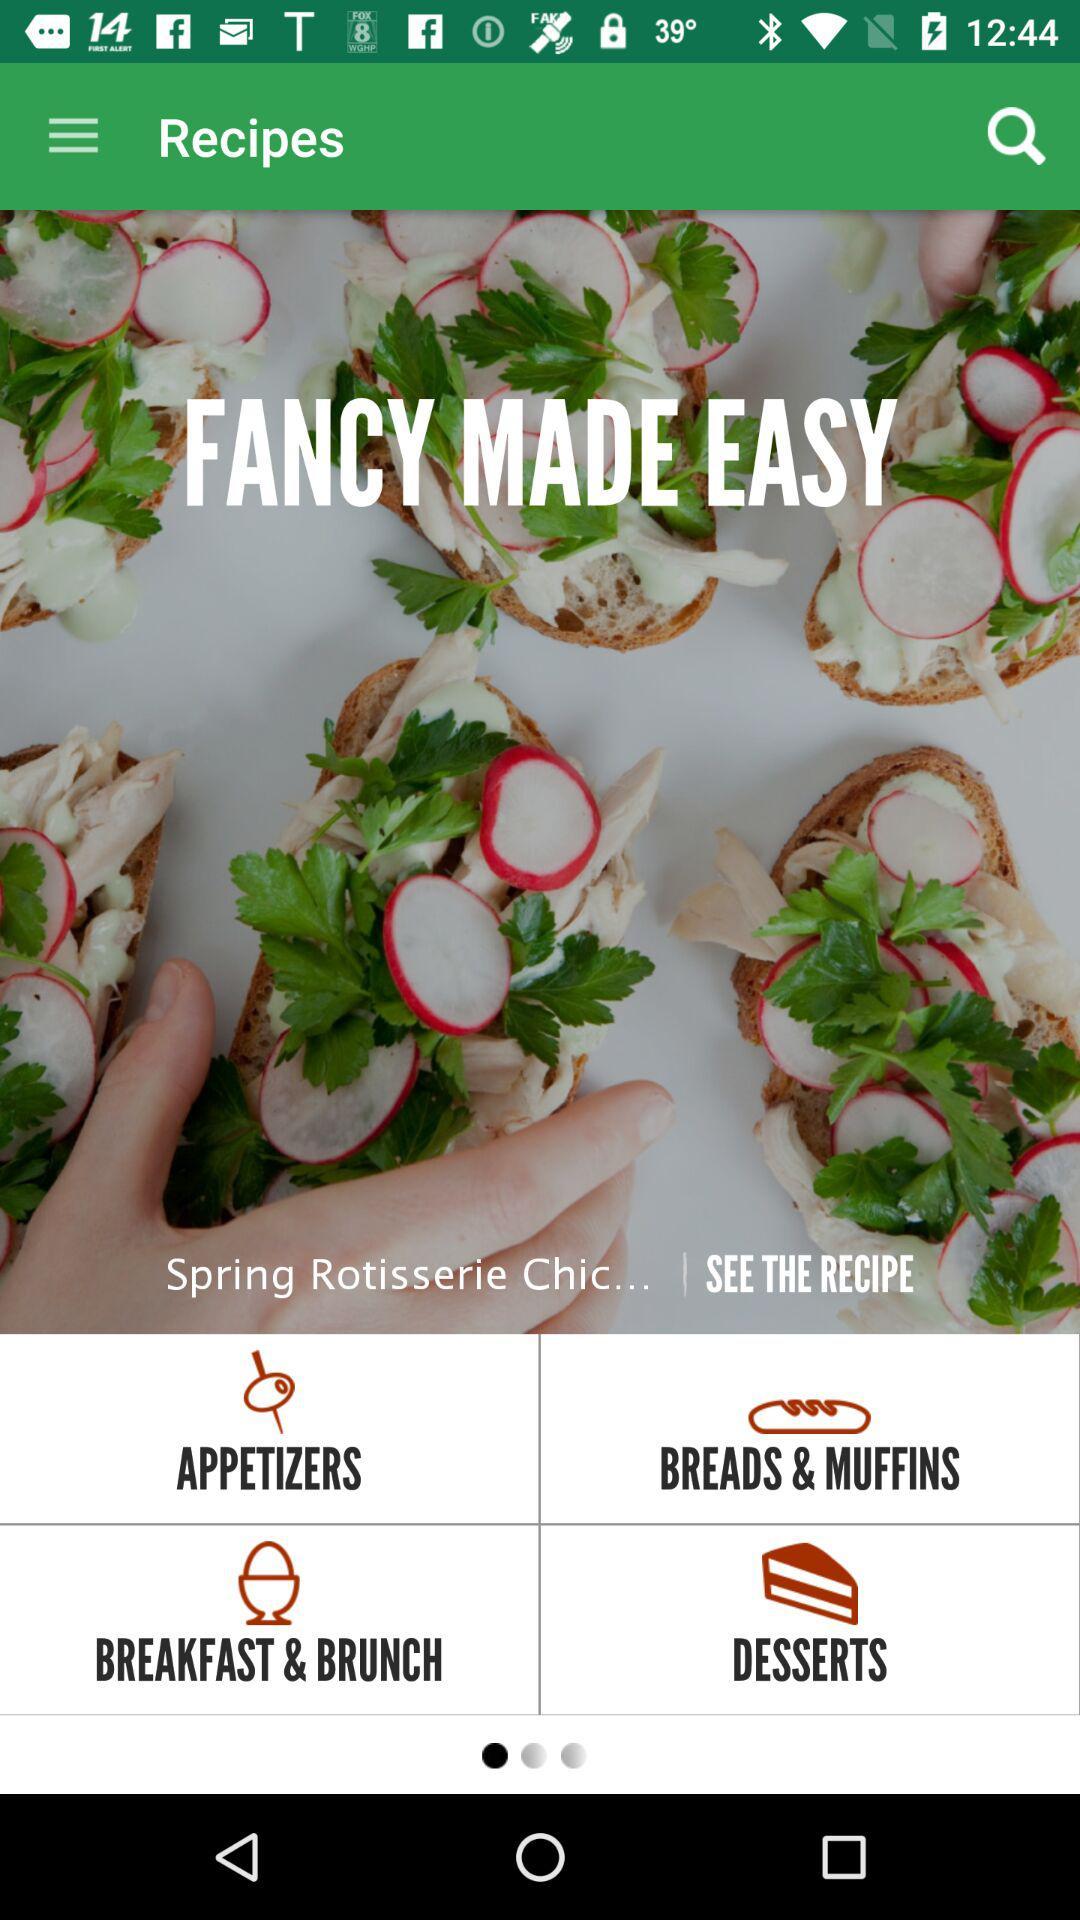 The height and width of the screenshot is (1920, 1080). Describe the element at coordinates (1017, 135) in the screenshot. I see `the icon at the top right corner` at that location.